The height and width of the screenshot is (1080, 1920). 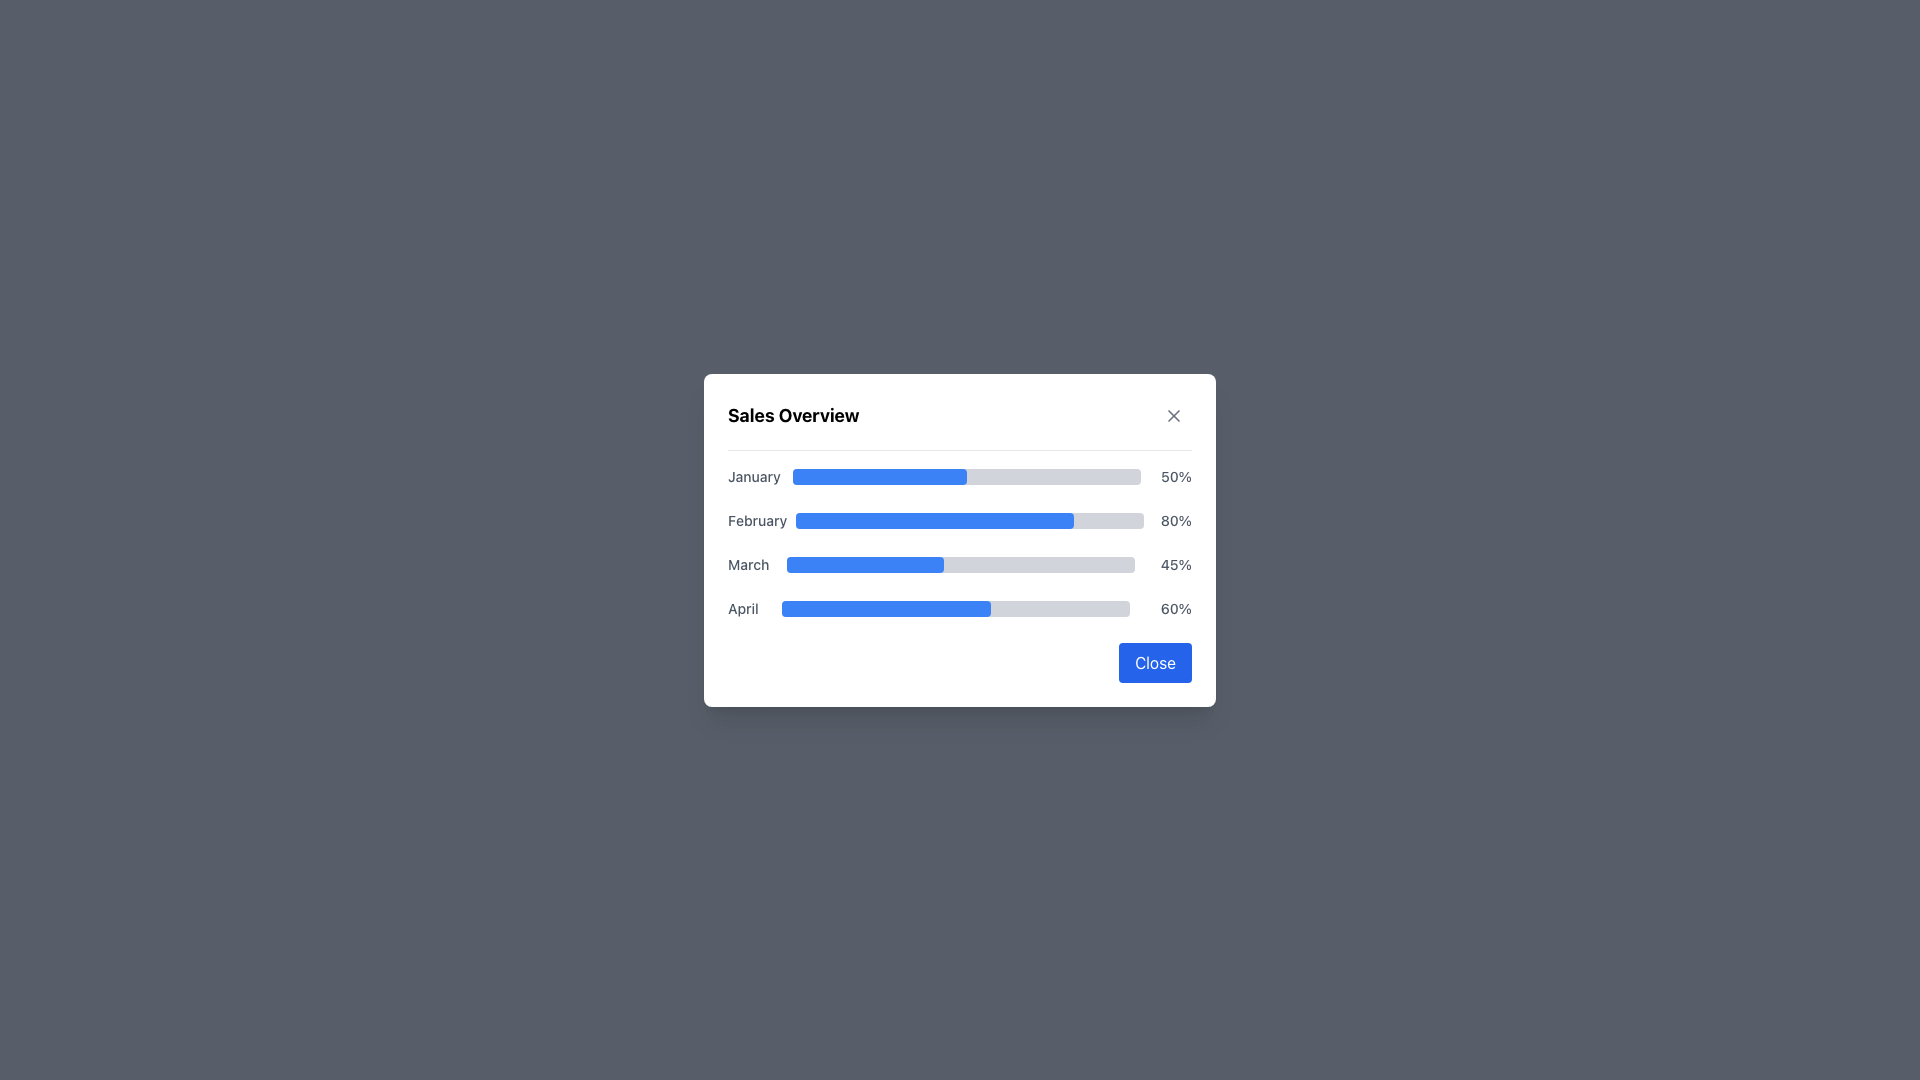 I want to click on the static label text that indicates the percentage value next to the progress bar for 'January' in the 'Sales Overview' card, so click(x=1172, y=476).